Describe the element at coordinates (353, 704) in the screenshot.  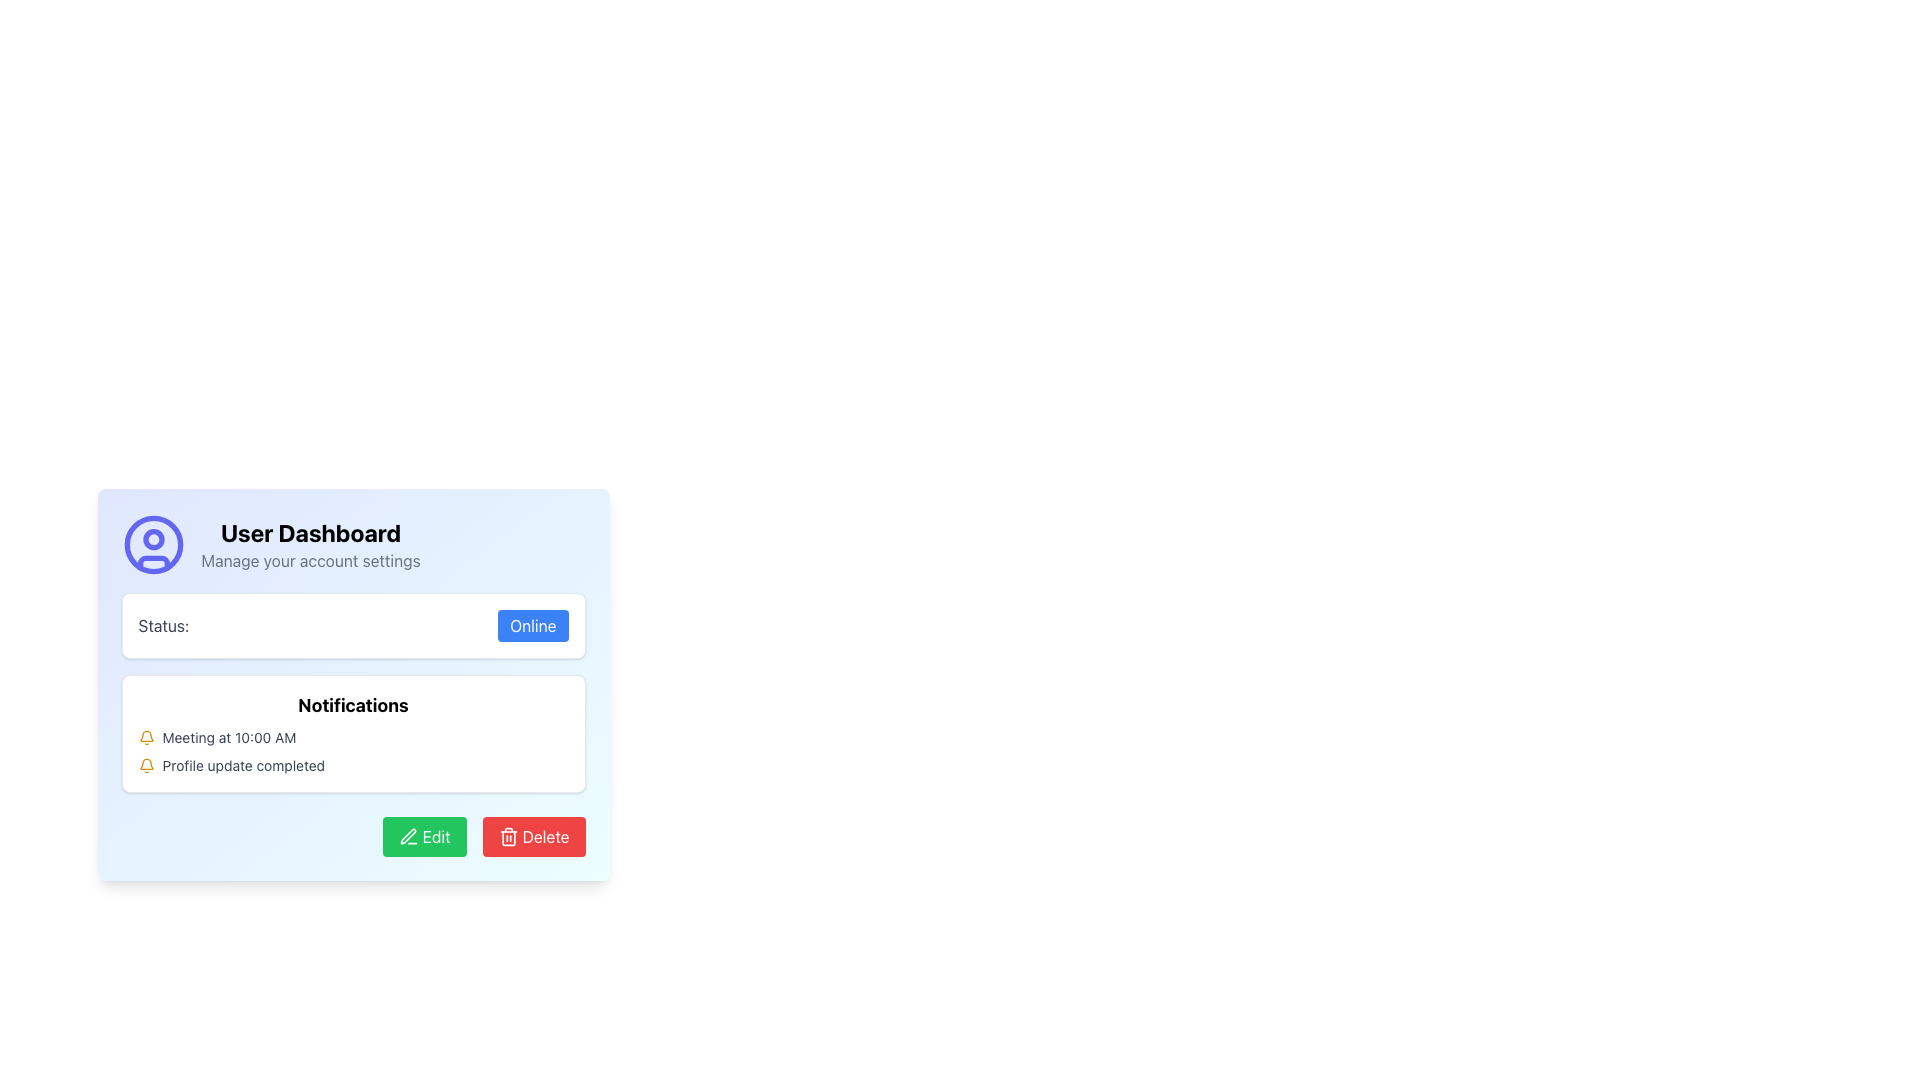
I see `the bold black text label reading 'Notifications' which is positioned at the top of the notifications section` at that location.